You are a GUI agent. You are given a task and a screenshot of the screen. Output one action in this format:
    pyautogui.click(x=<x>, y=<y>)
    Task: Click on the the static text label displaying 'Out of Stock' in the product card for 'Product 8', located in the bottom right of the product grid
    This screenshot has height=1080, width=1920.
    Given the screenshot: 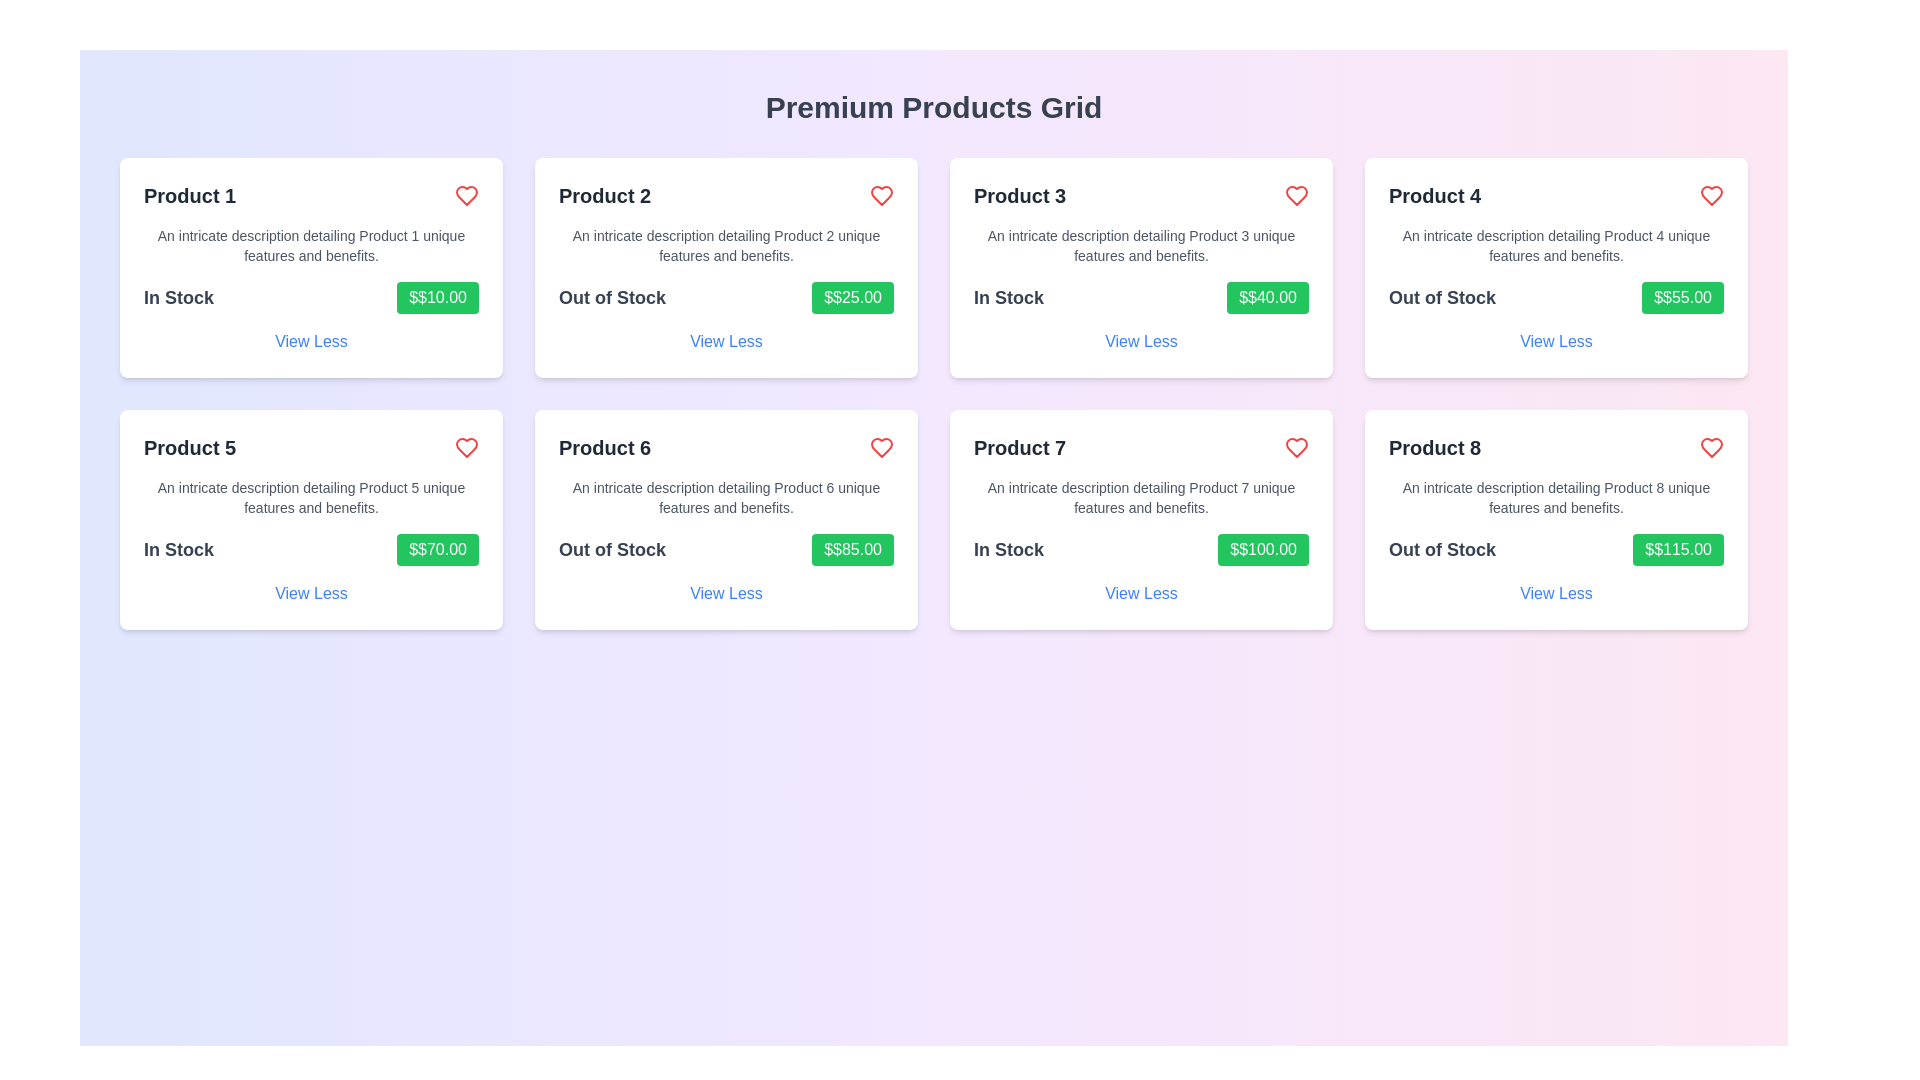 What is the action you would take?
    pyautogui.click(x=1442, y=550)
    